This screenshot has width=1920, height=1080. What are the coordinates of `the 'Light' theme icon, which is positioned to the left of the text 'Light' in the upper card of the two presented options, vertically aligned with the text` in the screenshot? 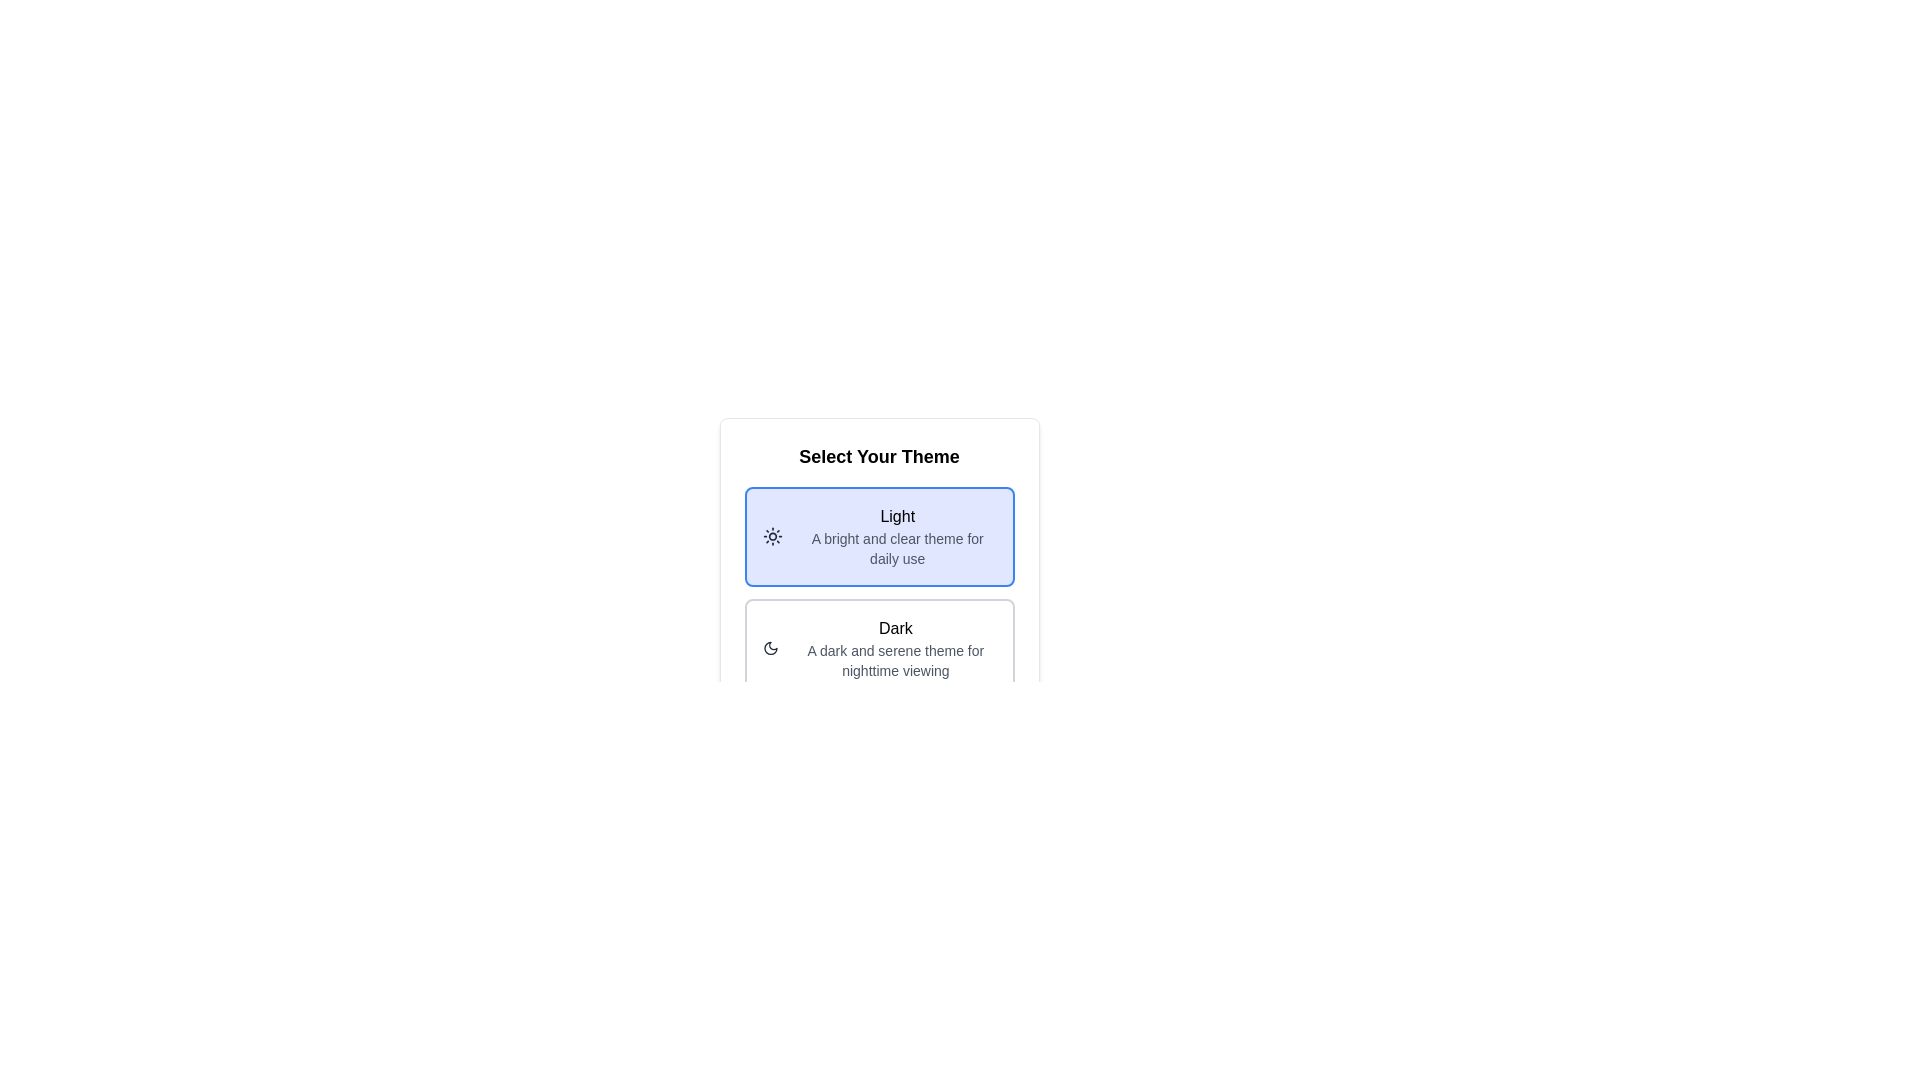 It's located at (771, 535).